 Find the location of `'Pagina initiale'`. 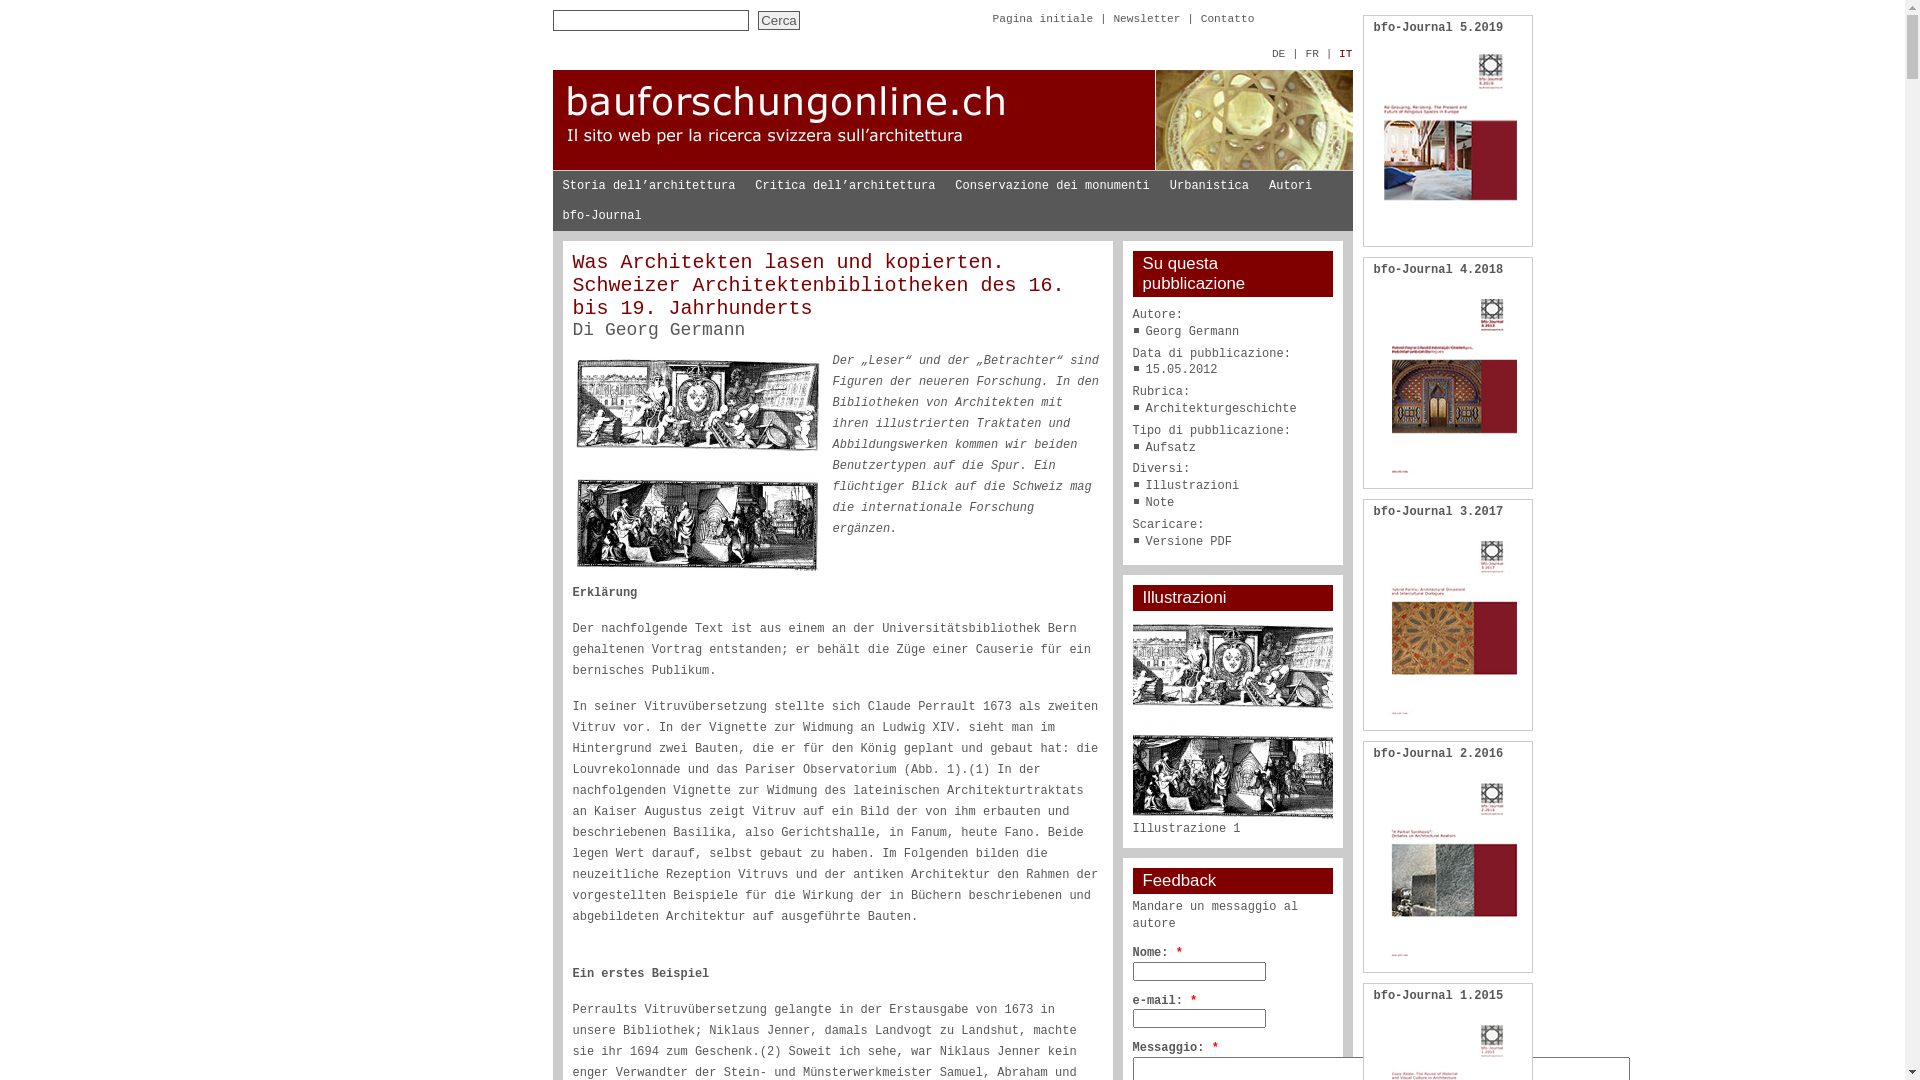

'Pagina initiale' is located at coordinates (1041, 19).